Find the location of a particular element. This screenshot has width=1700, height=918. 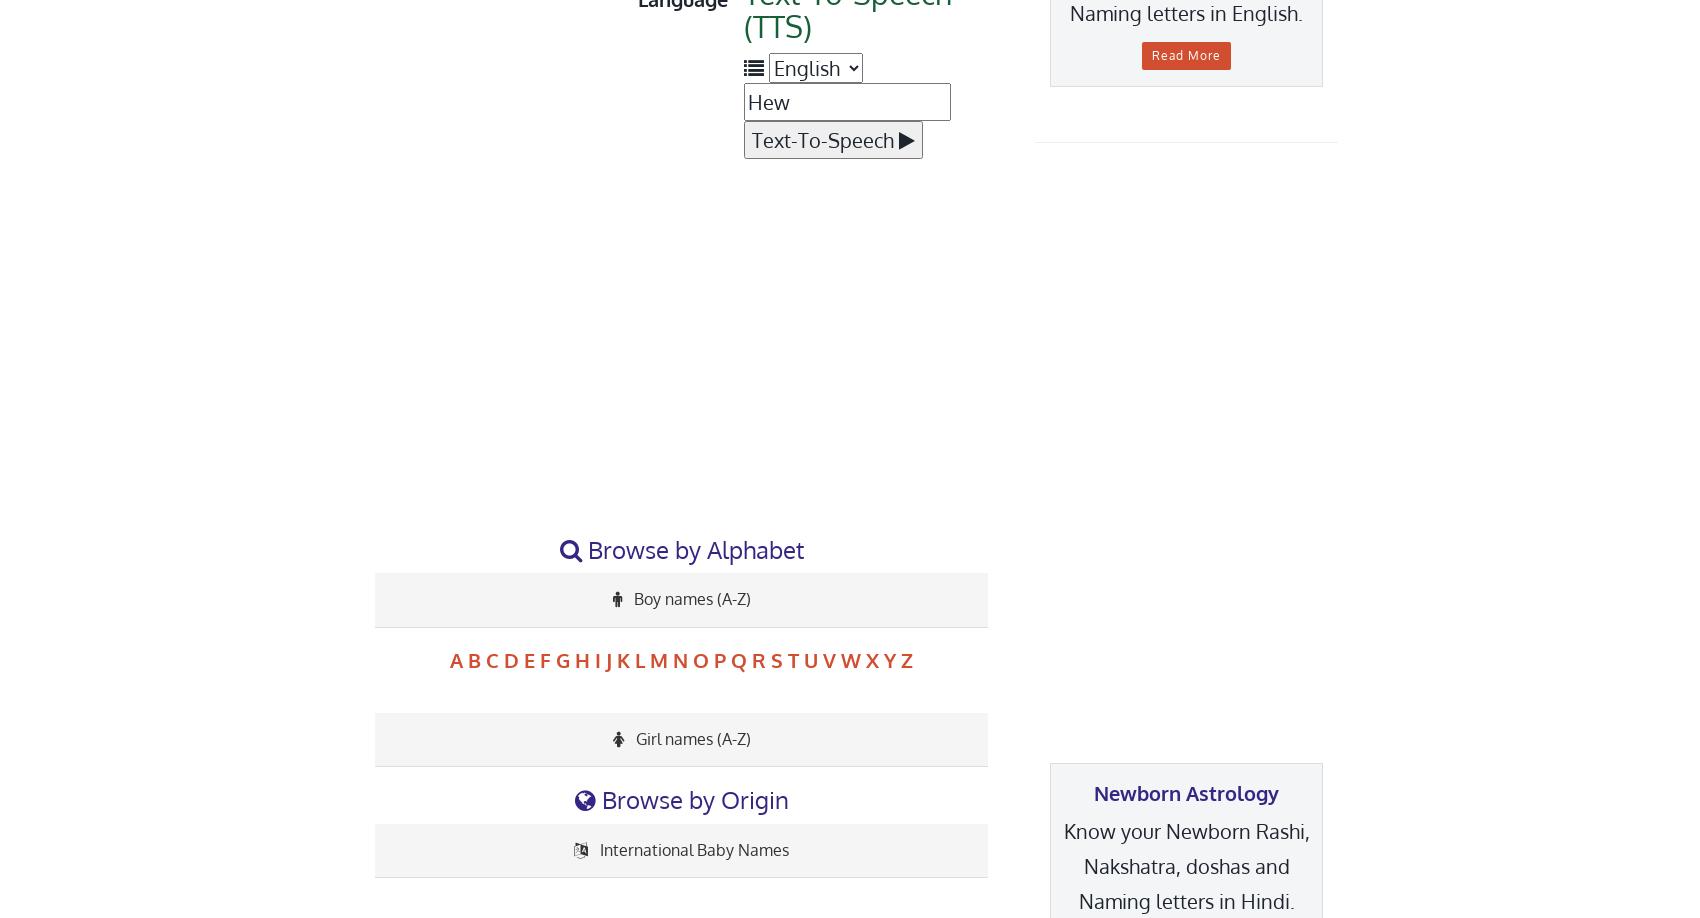

'Girl names (A-Z)' is located at coordinates (690, 736).